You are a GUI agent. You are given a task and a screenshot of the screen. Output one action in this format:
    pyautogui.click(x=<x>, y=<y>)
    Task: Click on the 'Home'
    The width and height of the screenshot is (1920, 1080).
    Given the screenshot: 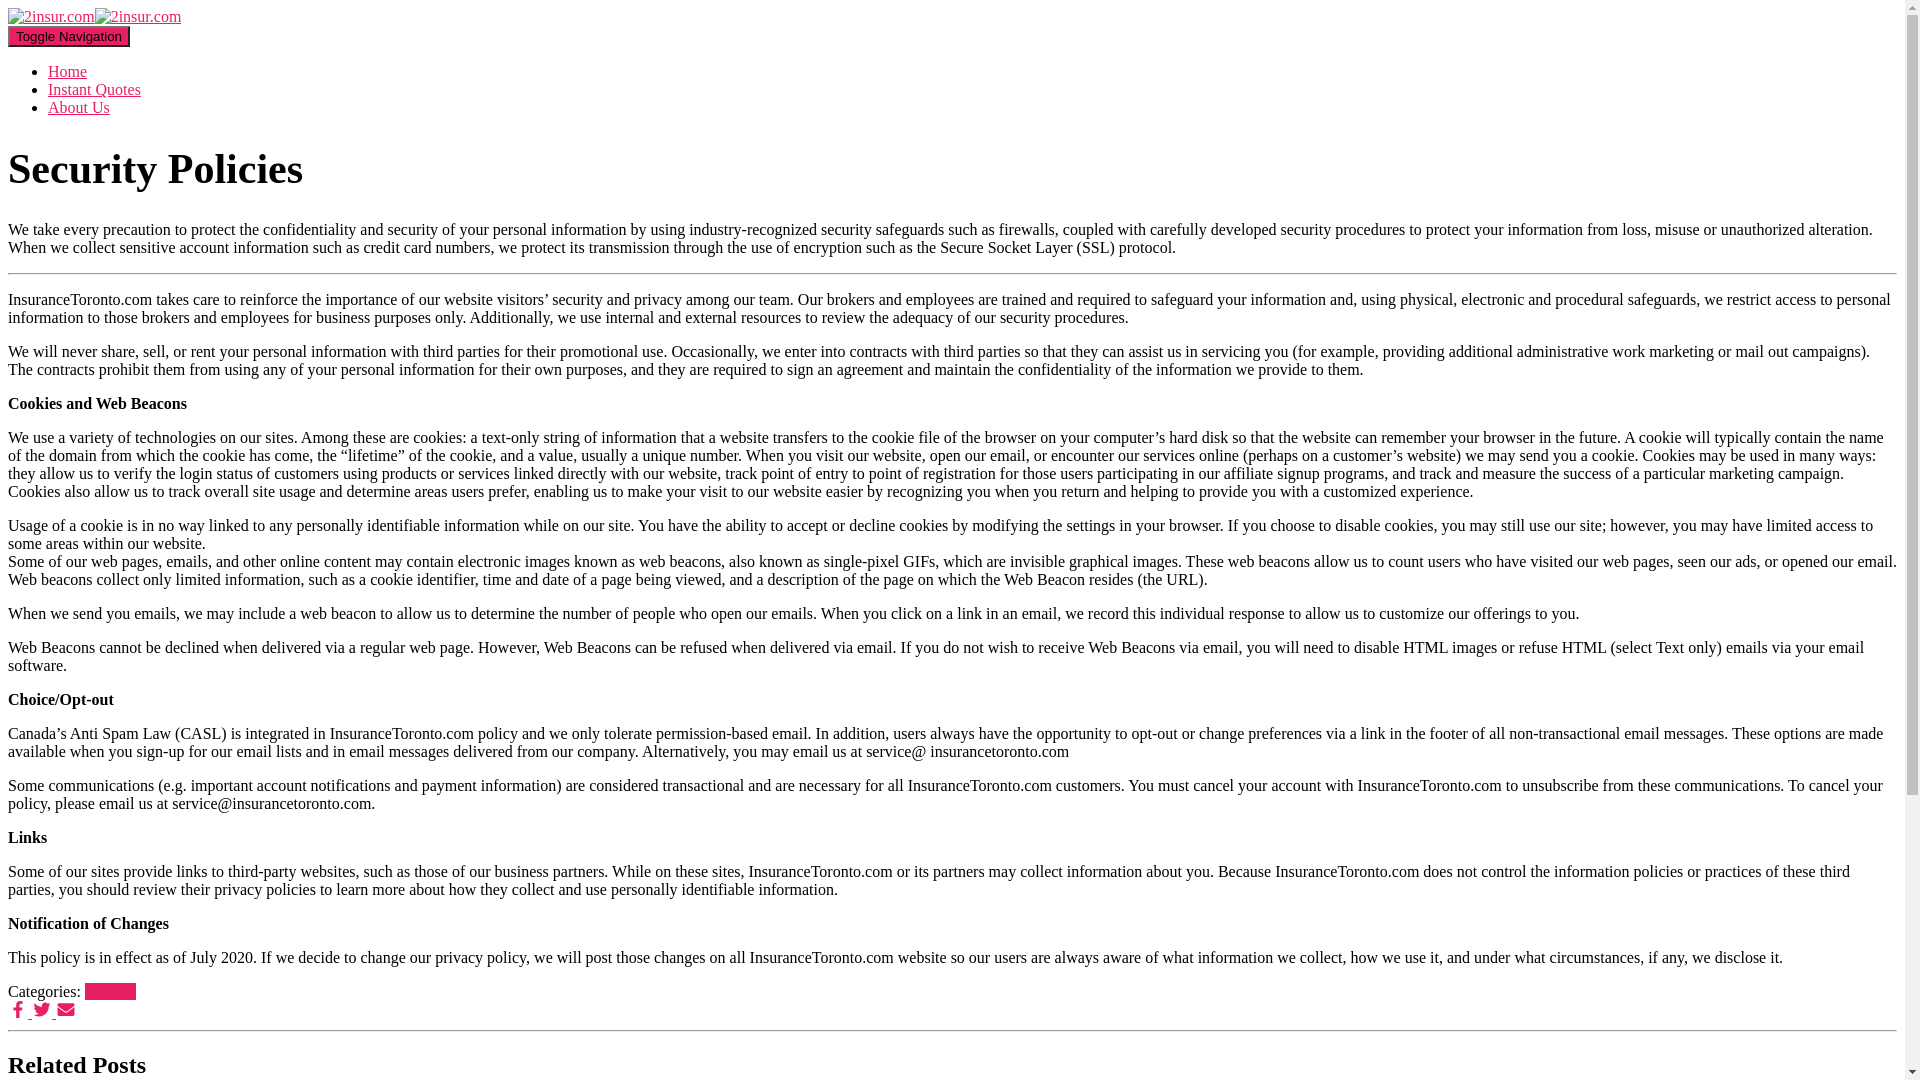 What is the action you would take?
    pyautogui.click(x=48, y=70)
    